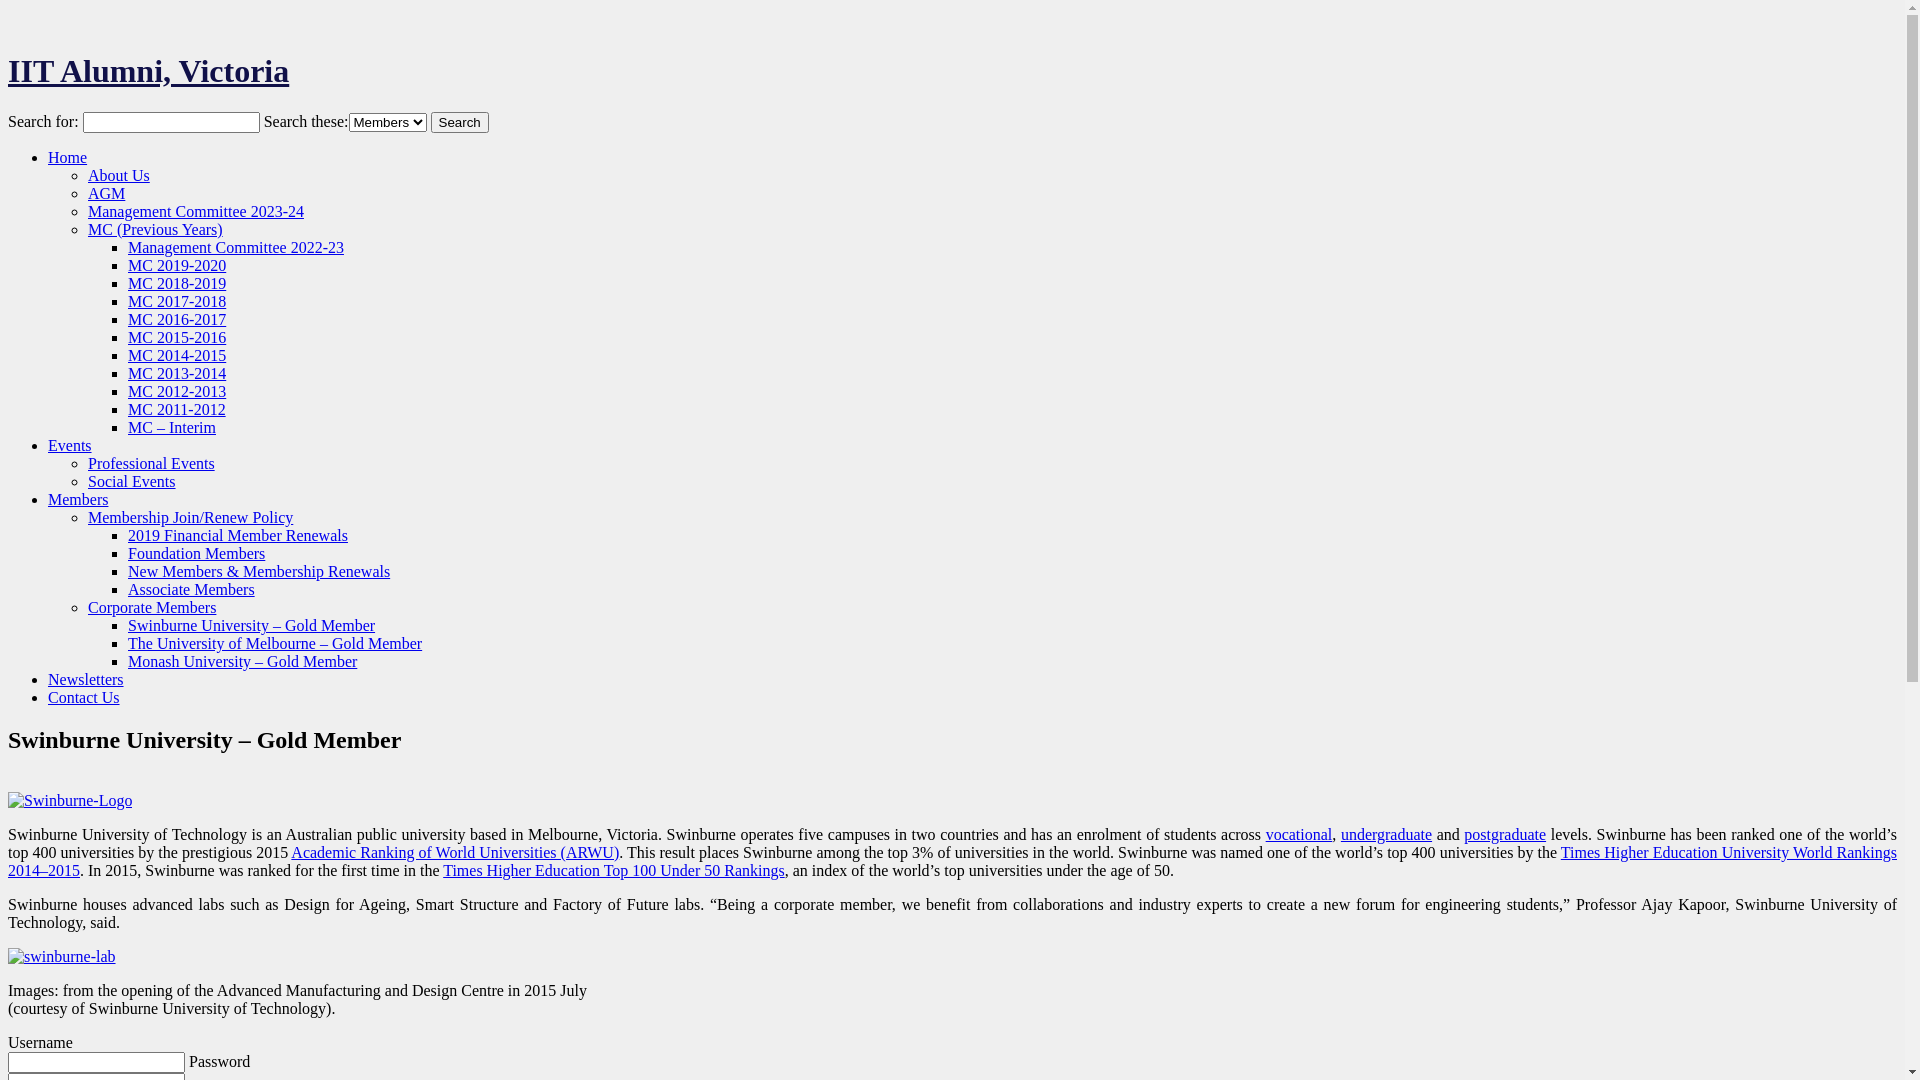  I want to click on '2019 Financial Member Renewals', so click(127, 534).